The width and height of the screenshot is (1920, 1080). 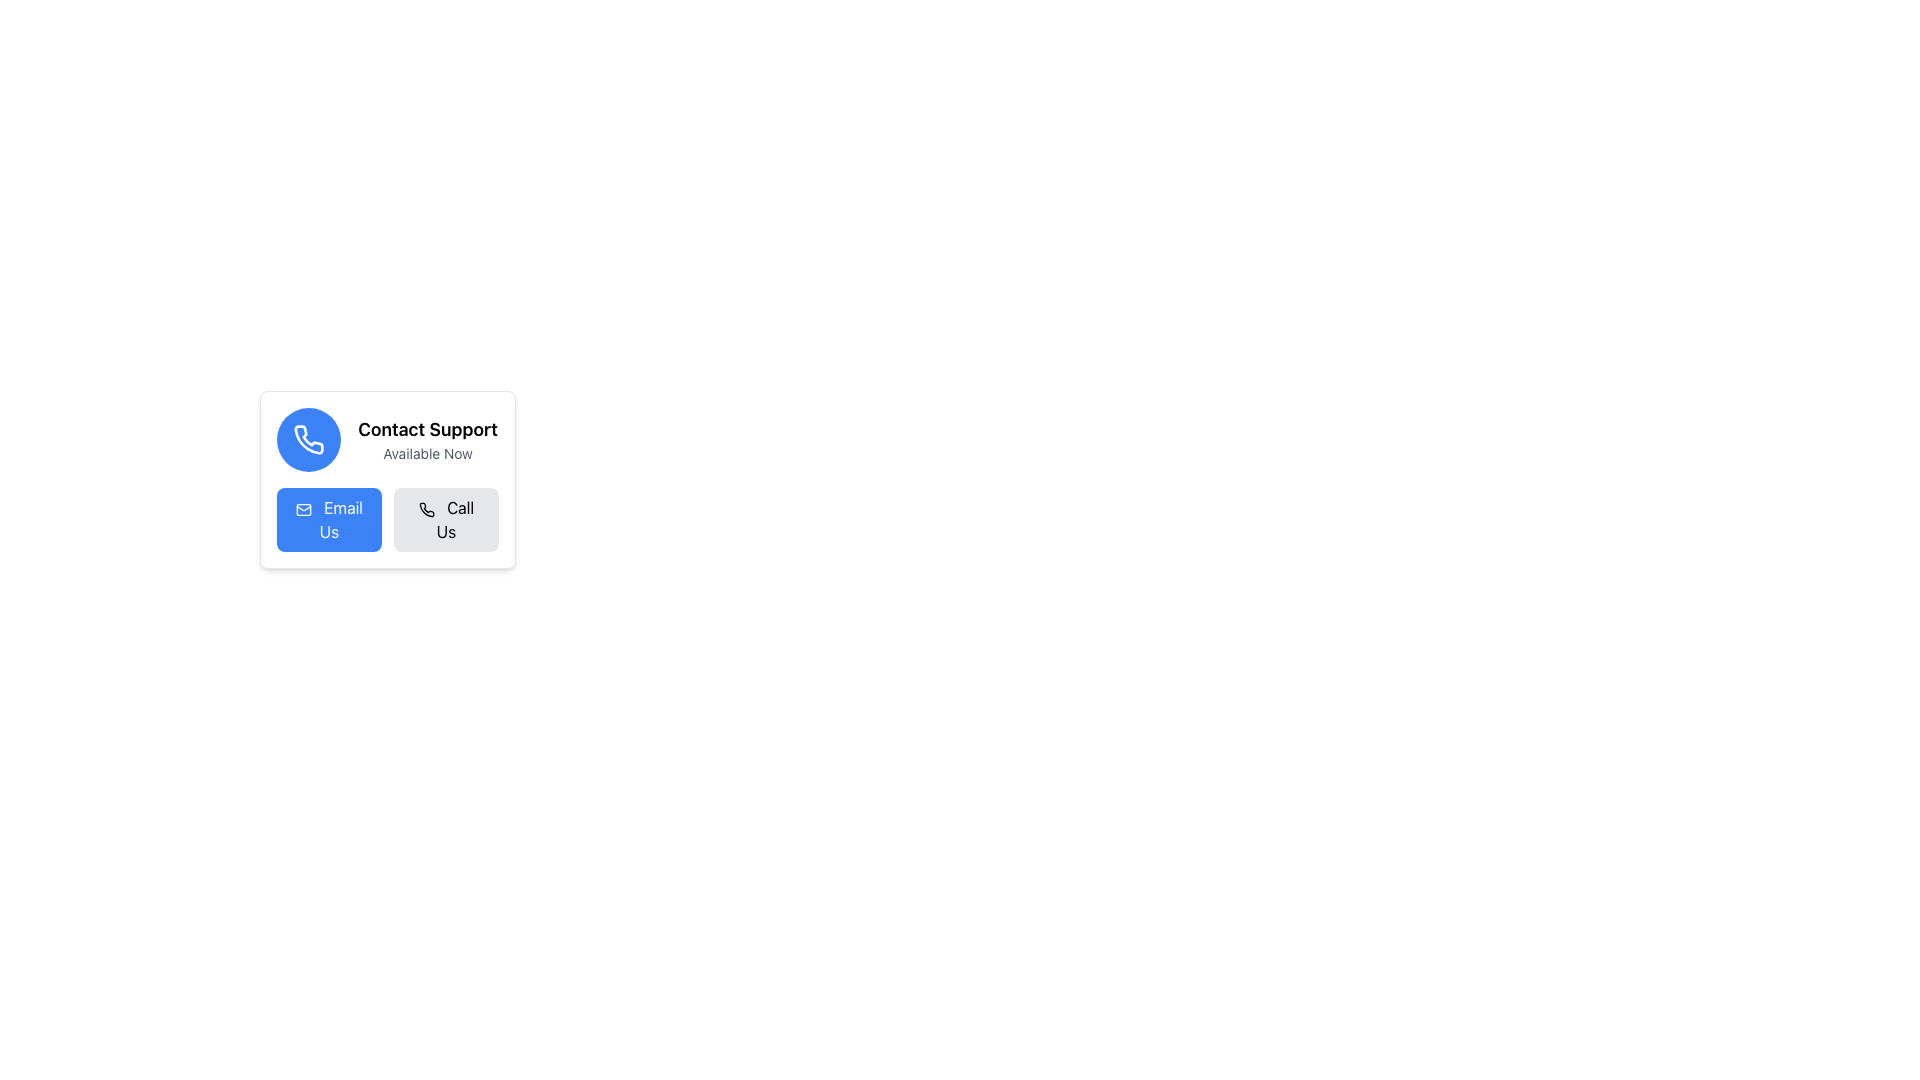 I want to click on the SVG mail icon located within the 'Email Us' button on the bottom-left of the card layout, so click(x=303, y=508).